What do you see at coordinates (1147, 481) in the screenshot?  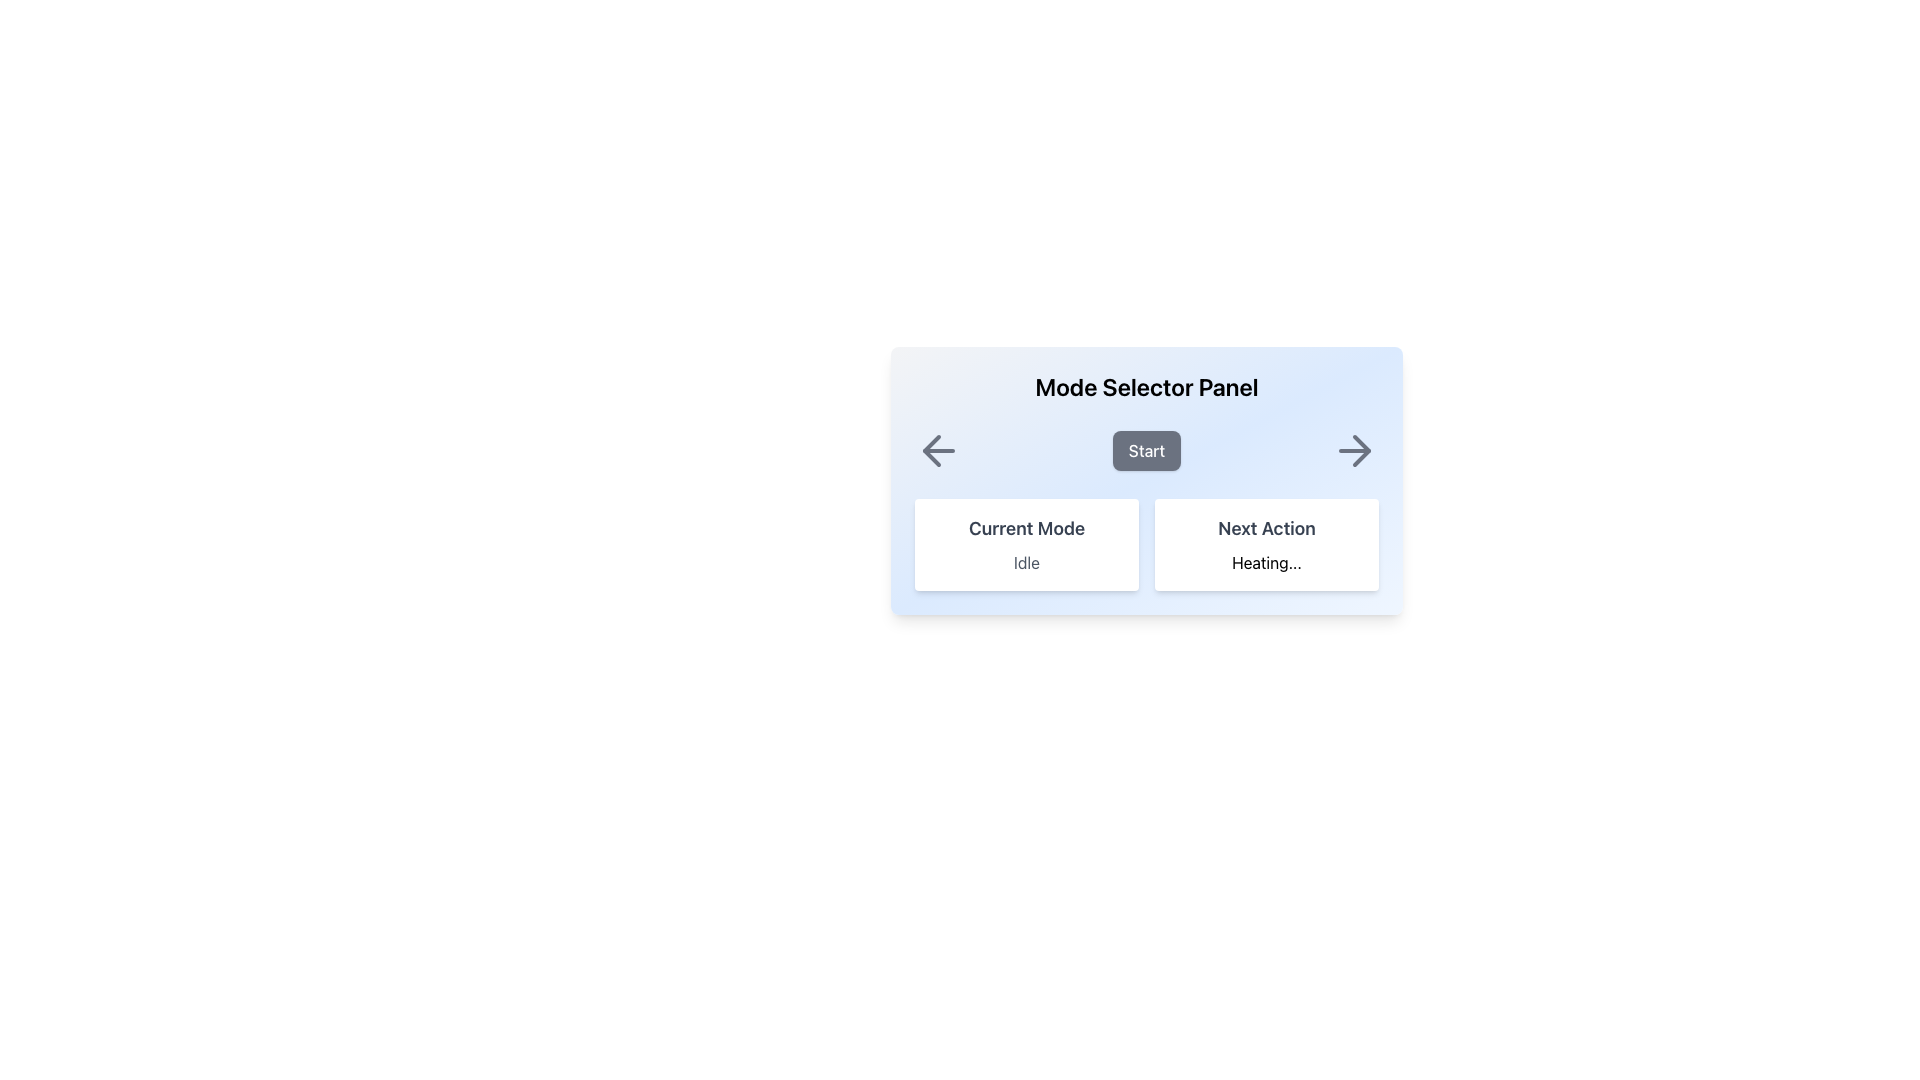 I see `the 'Start' button in the Mode Selector Panel, which has a dark gray background and white text` at bounding box center [1147, 481].